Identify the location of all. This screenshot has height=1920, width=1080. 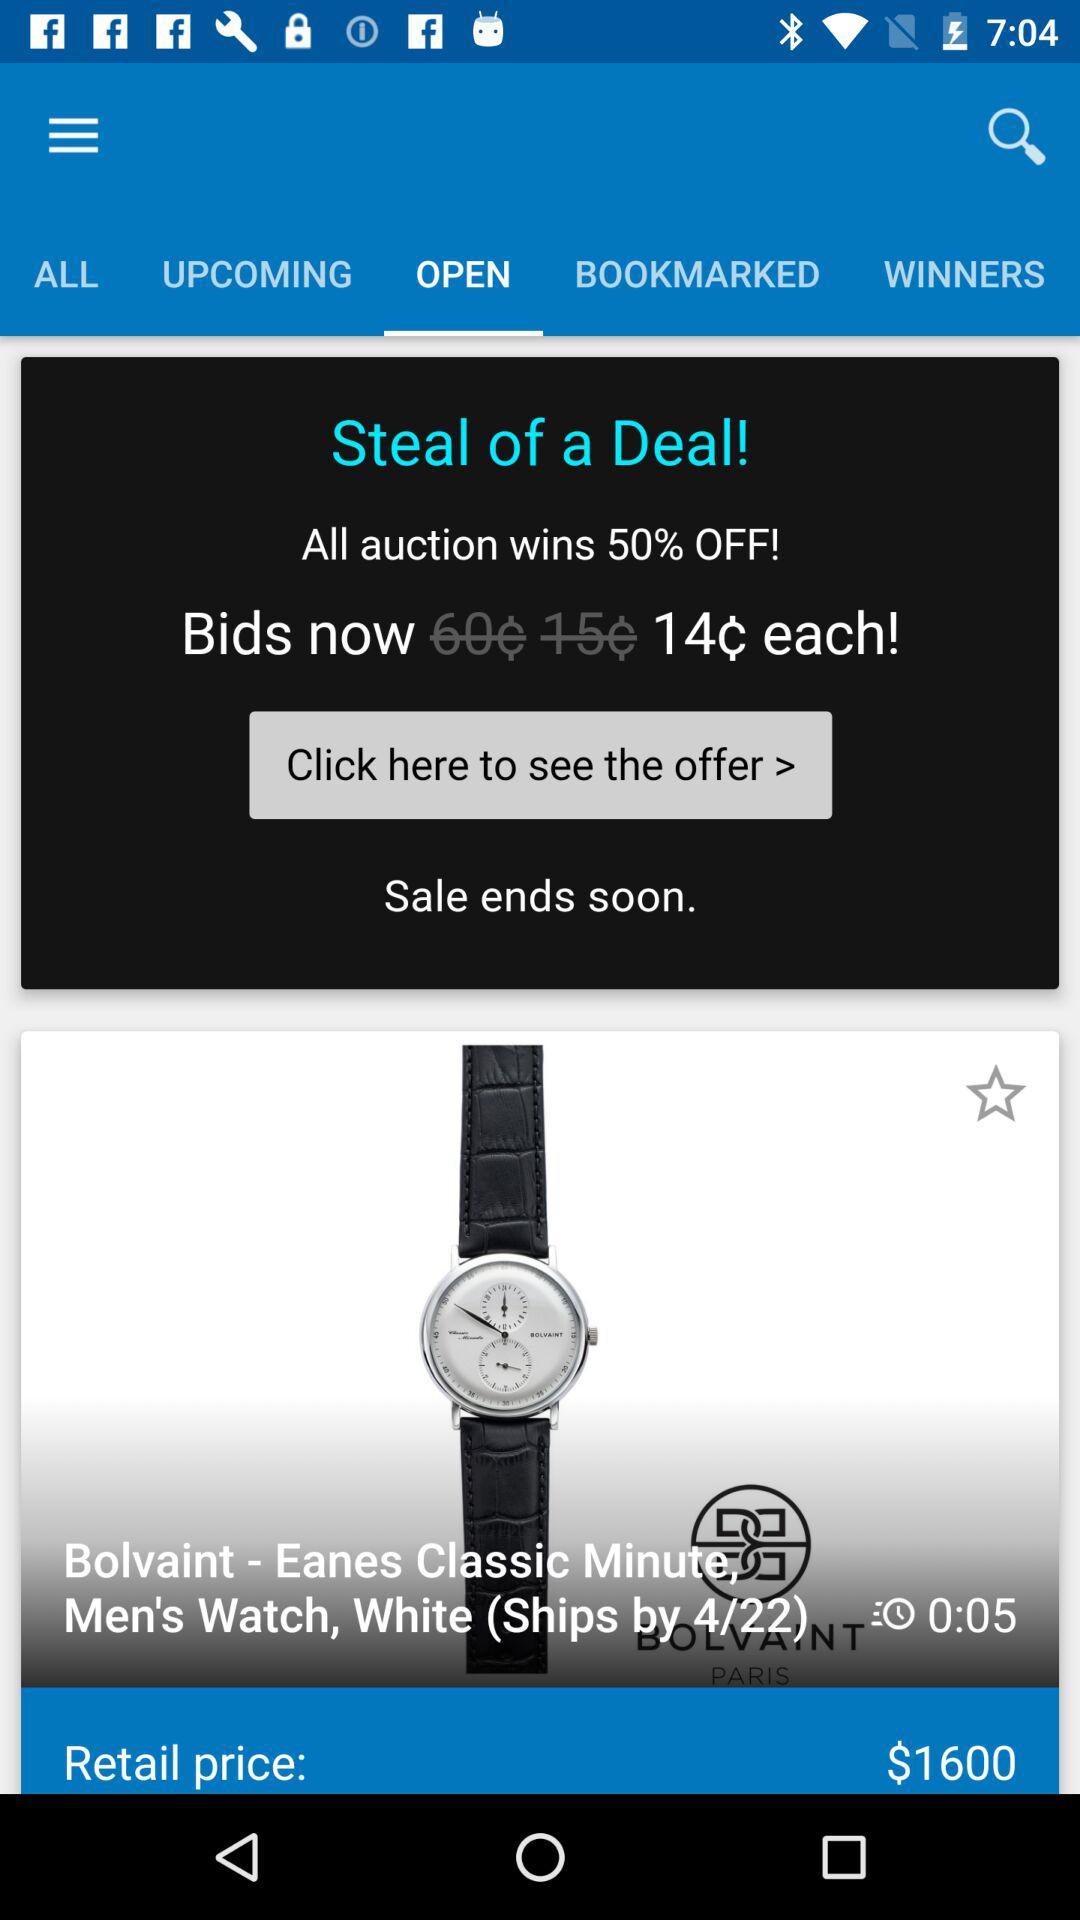
(65, 272).